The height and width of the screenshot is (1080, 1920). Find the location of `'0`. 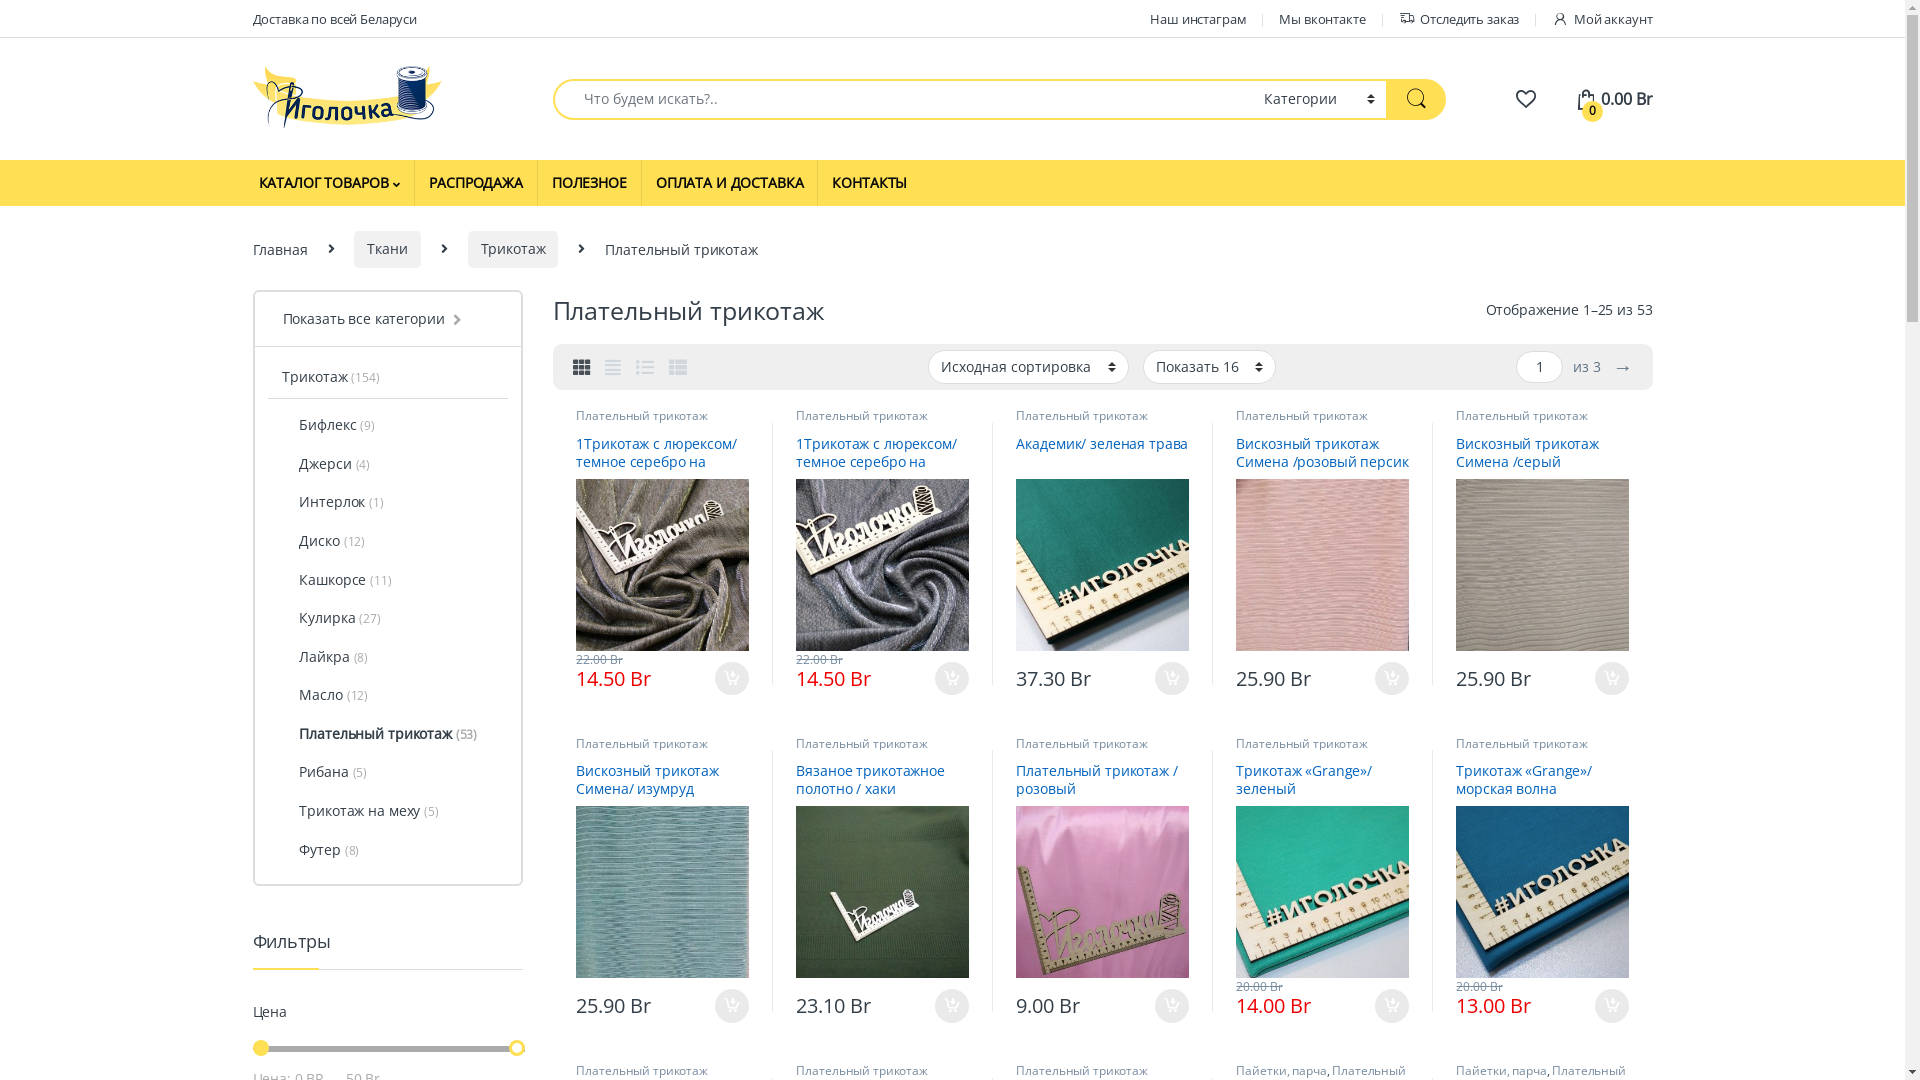

'0 is located at coordinates (1613, 99).